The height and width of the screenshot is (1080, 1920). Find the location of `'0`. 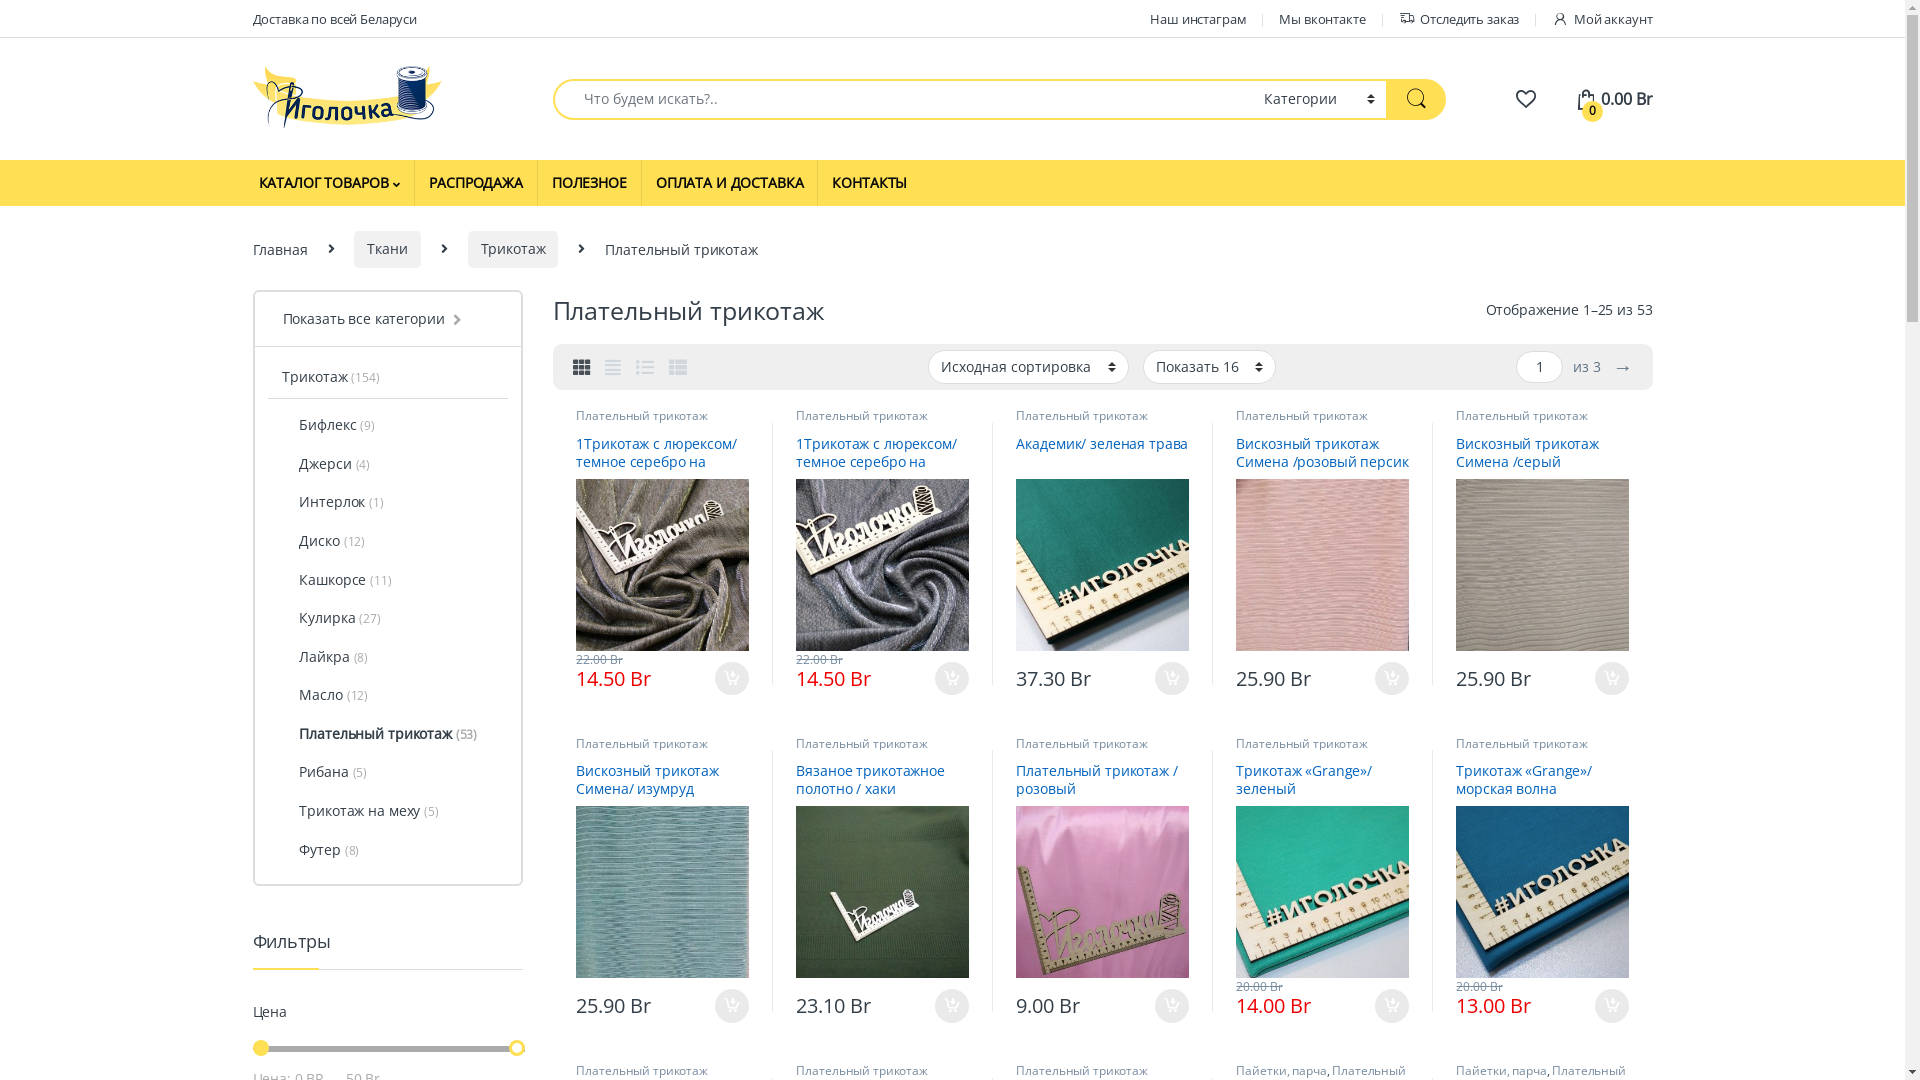

'0 is located at coordinates (1613, 99).